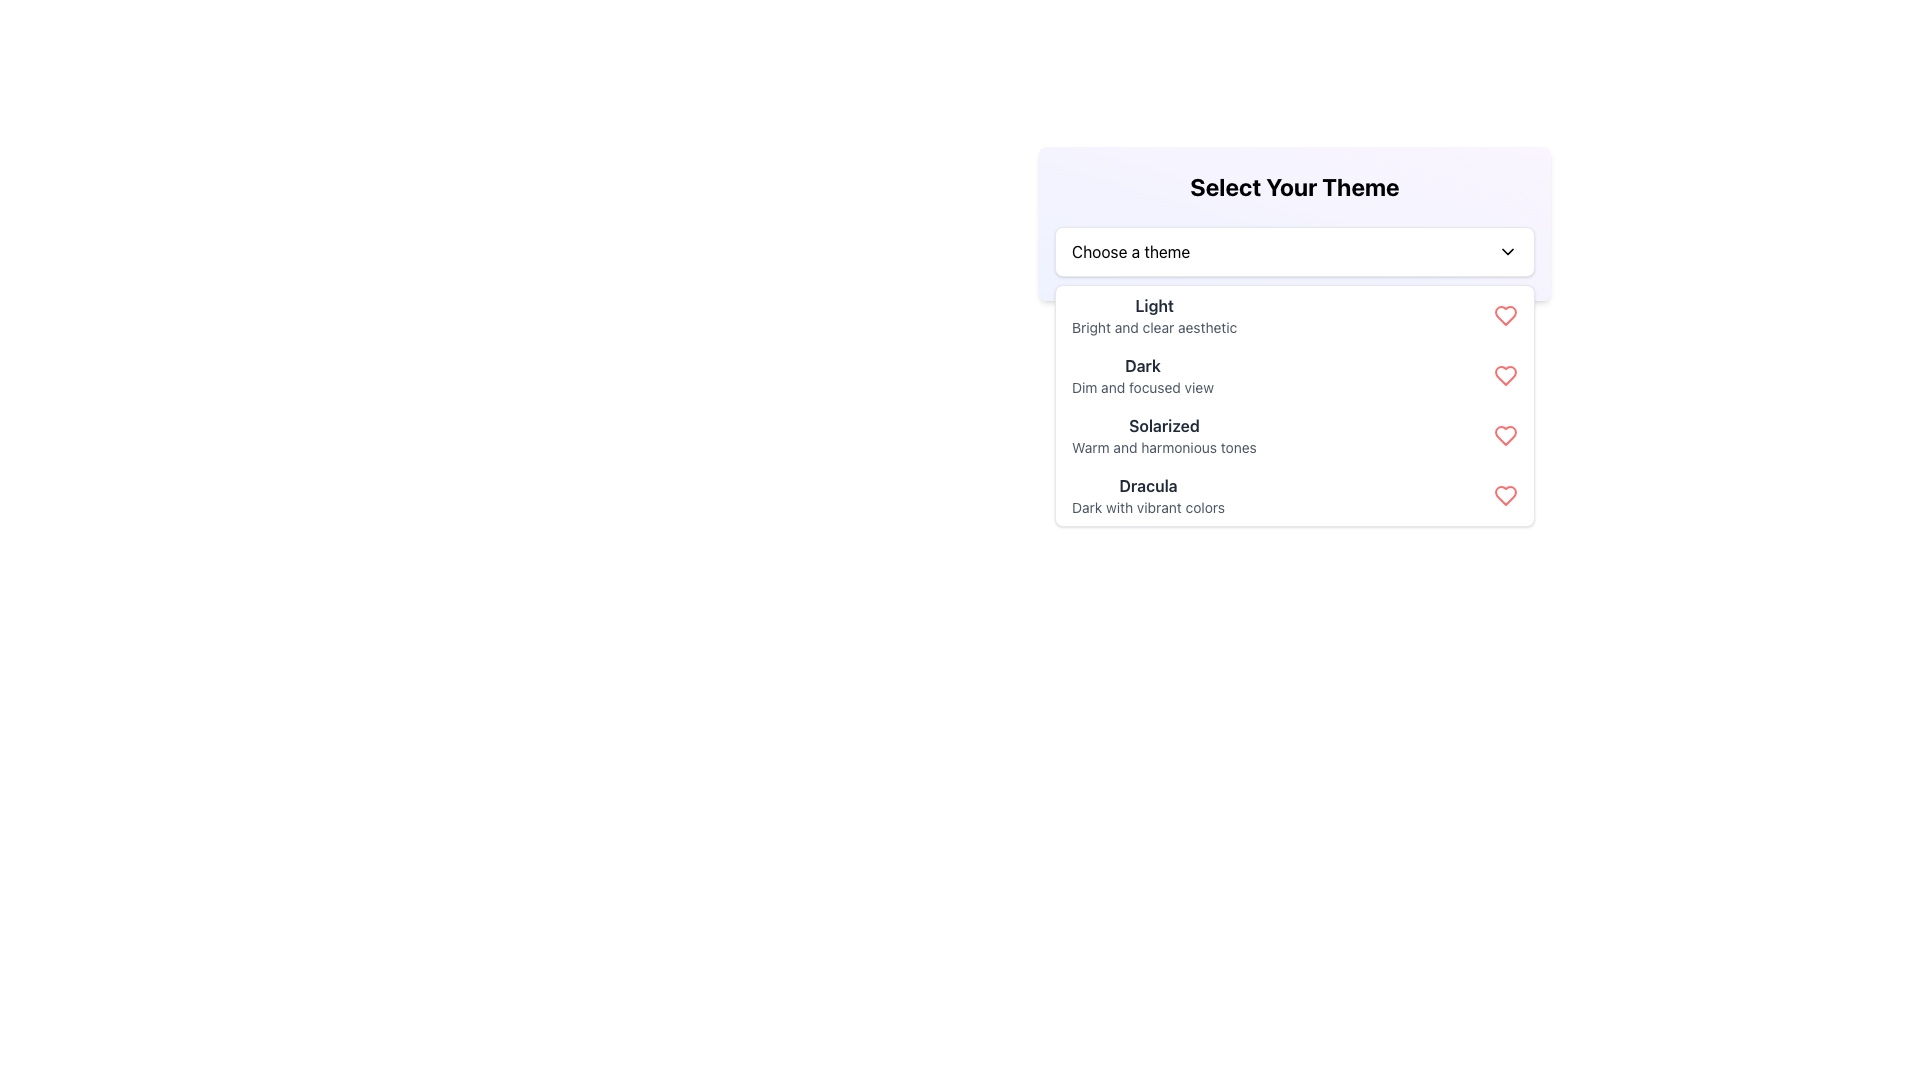 The height and width of the screenshot is (1080, 1920). What do you see at coordinates (1506, 315) in the screenshot?
I see `the red outlined heart icon located on the far-right side of the list item labeled 'Light' in the theme selection dropdown to interact with it` at bounding box center [1506, 315].